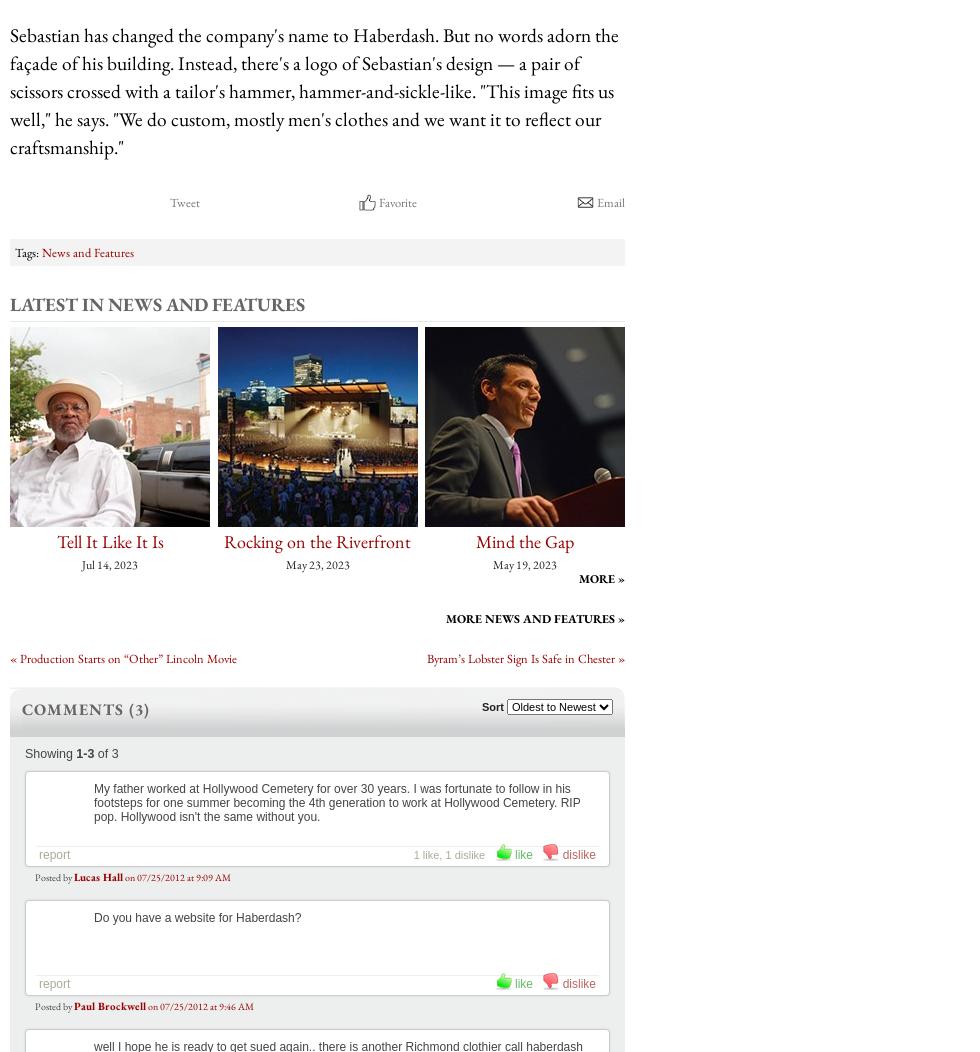 Image resolution: width=980 pixels, height=1052 pixels. What do you see at coordinates (245, 658) in the screenshot?
I see `'|'` at bounding box center [245, 658].